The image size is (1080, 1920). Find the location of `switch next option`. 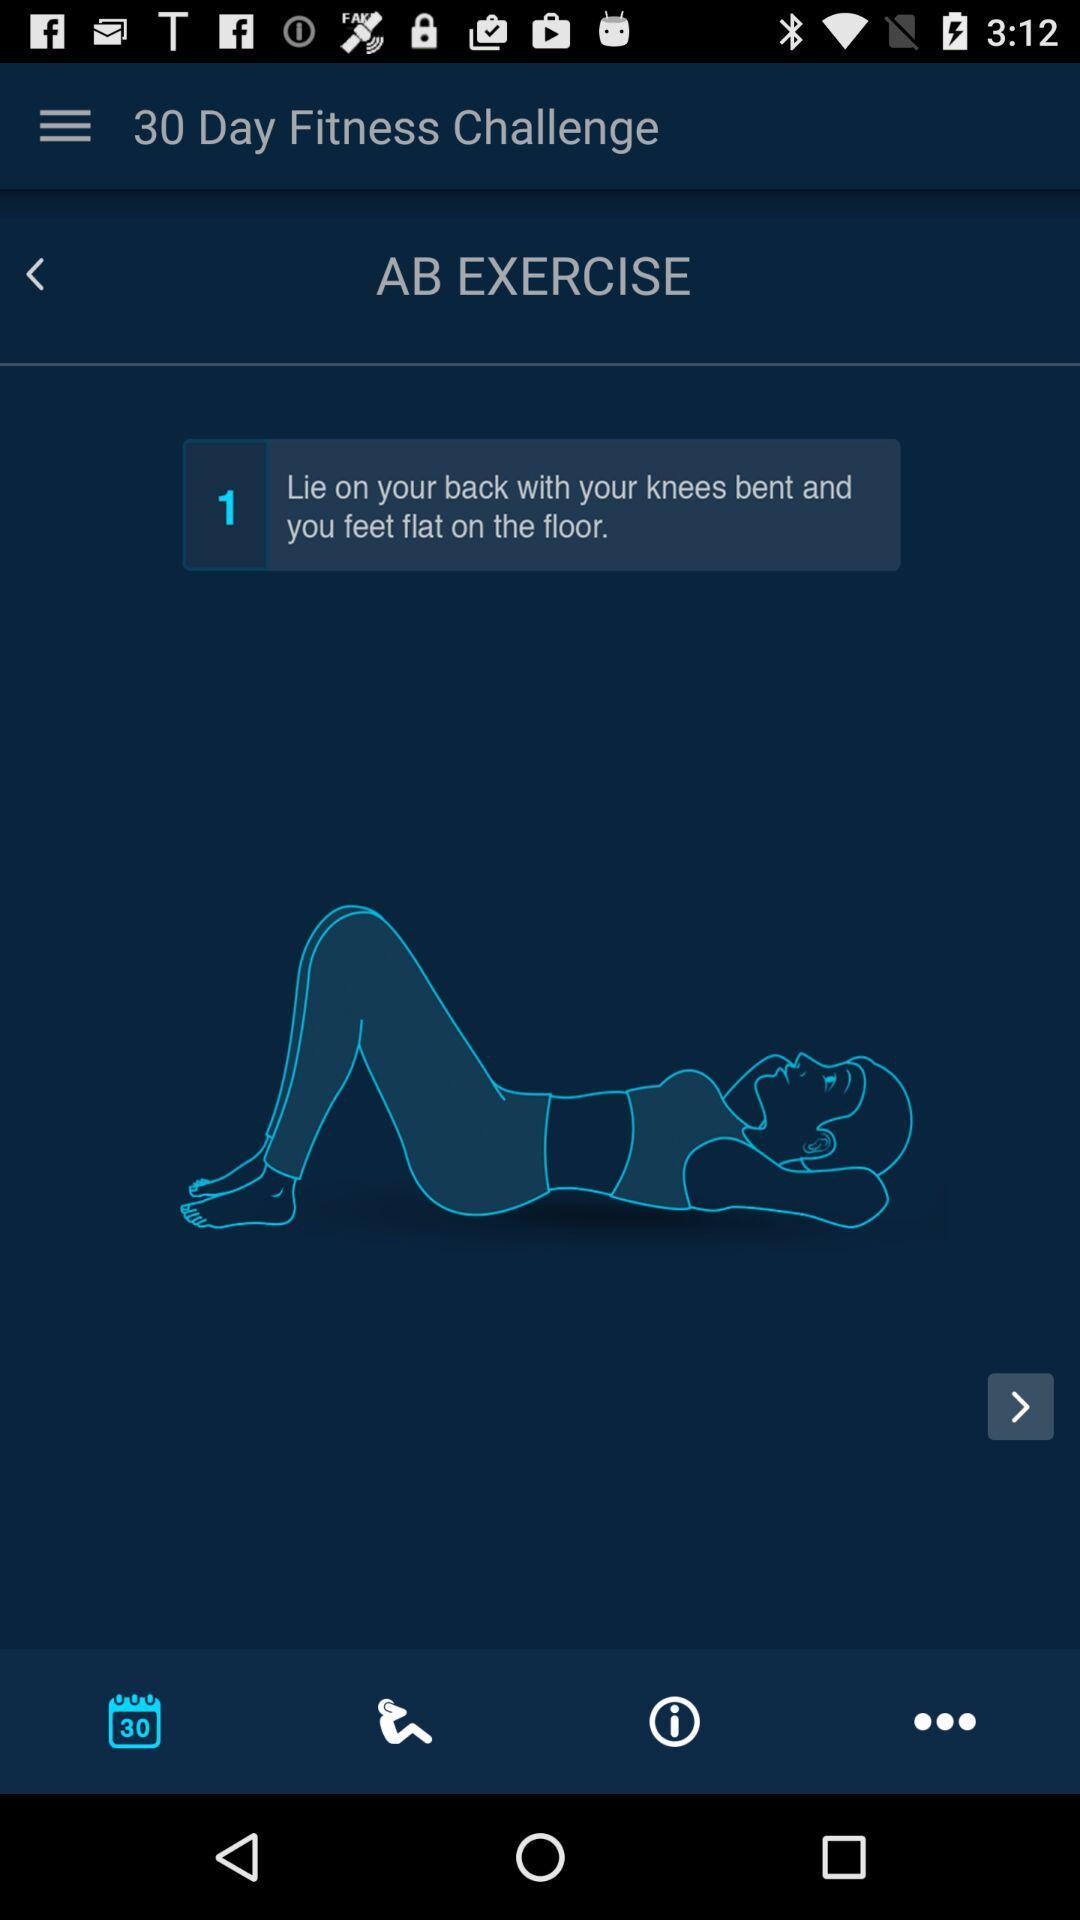

switch next option is located at coordinates (1027, 1424).